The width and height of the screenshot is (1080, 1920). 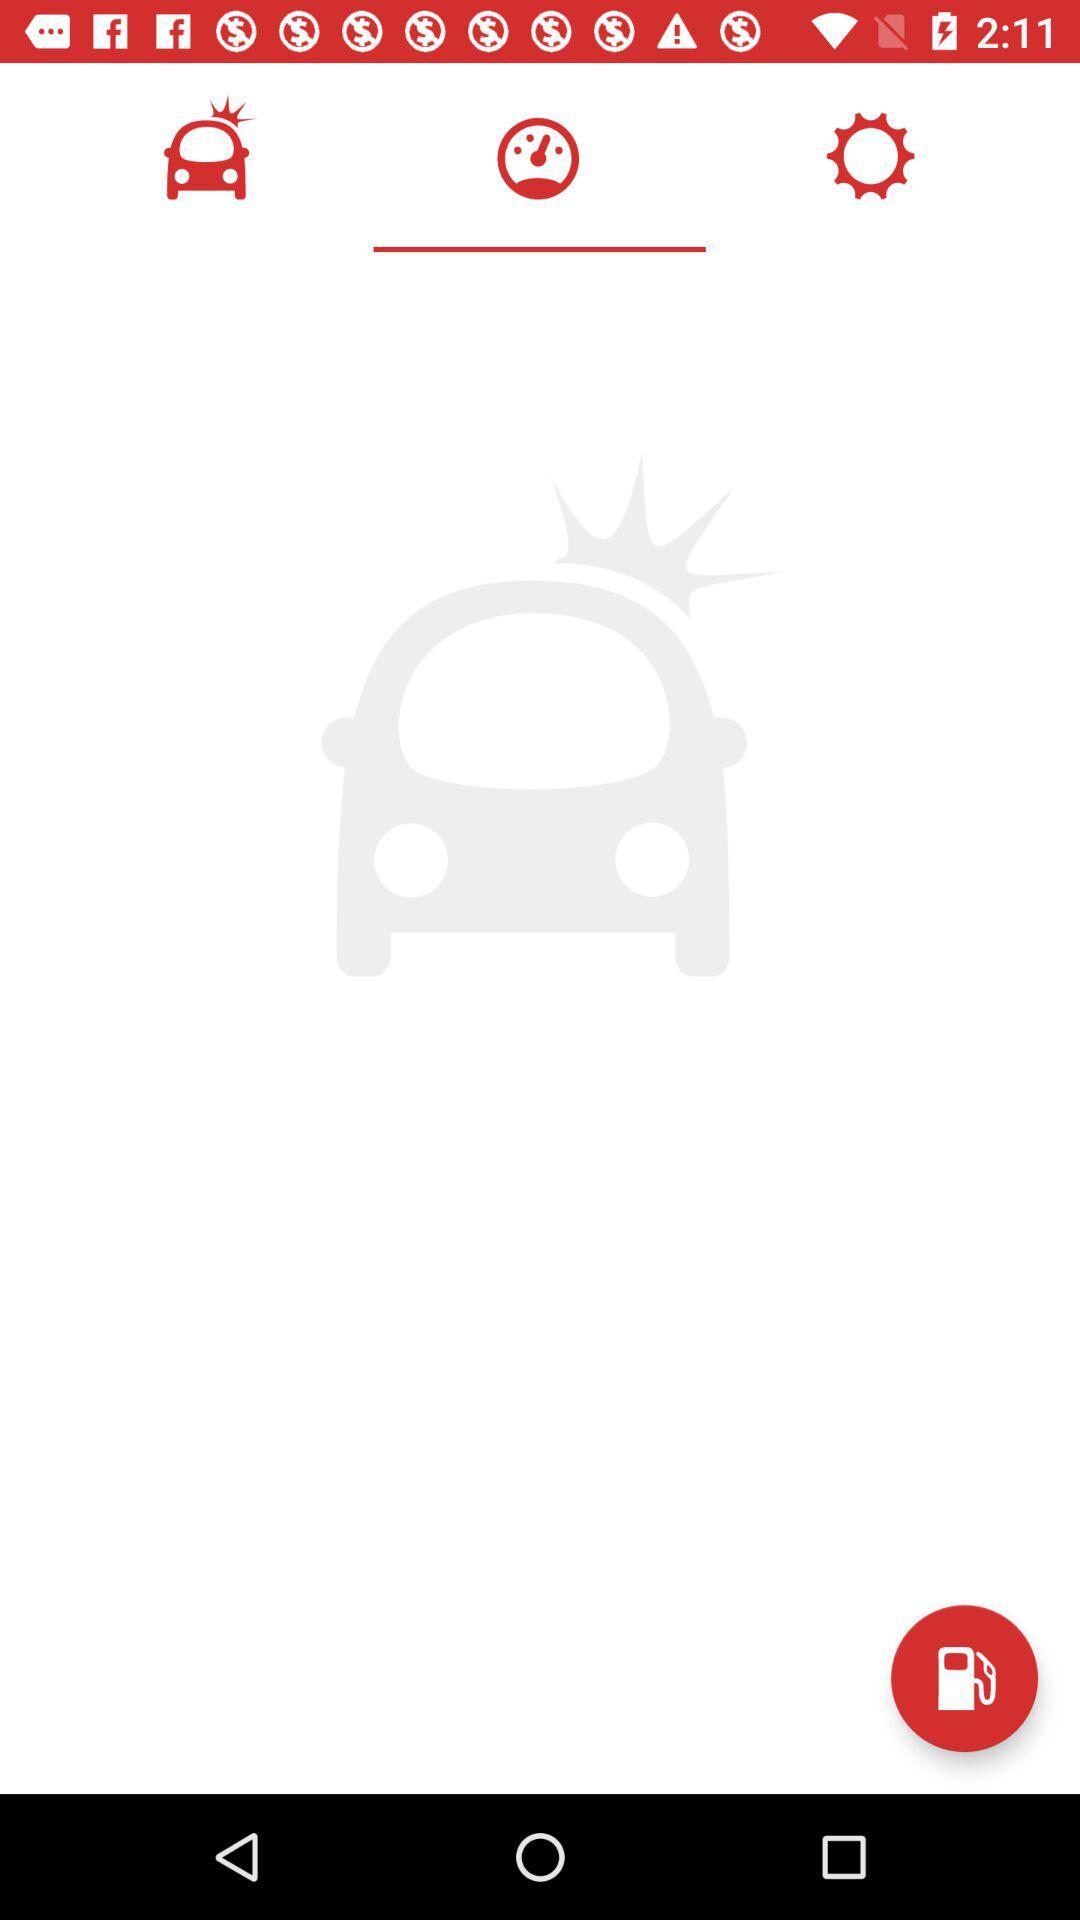 What do you see at coordinates (963, 1678) in the screenshot?
I see `gas locations` at bounding box center [963, 1678].